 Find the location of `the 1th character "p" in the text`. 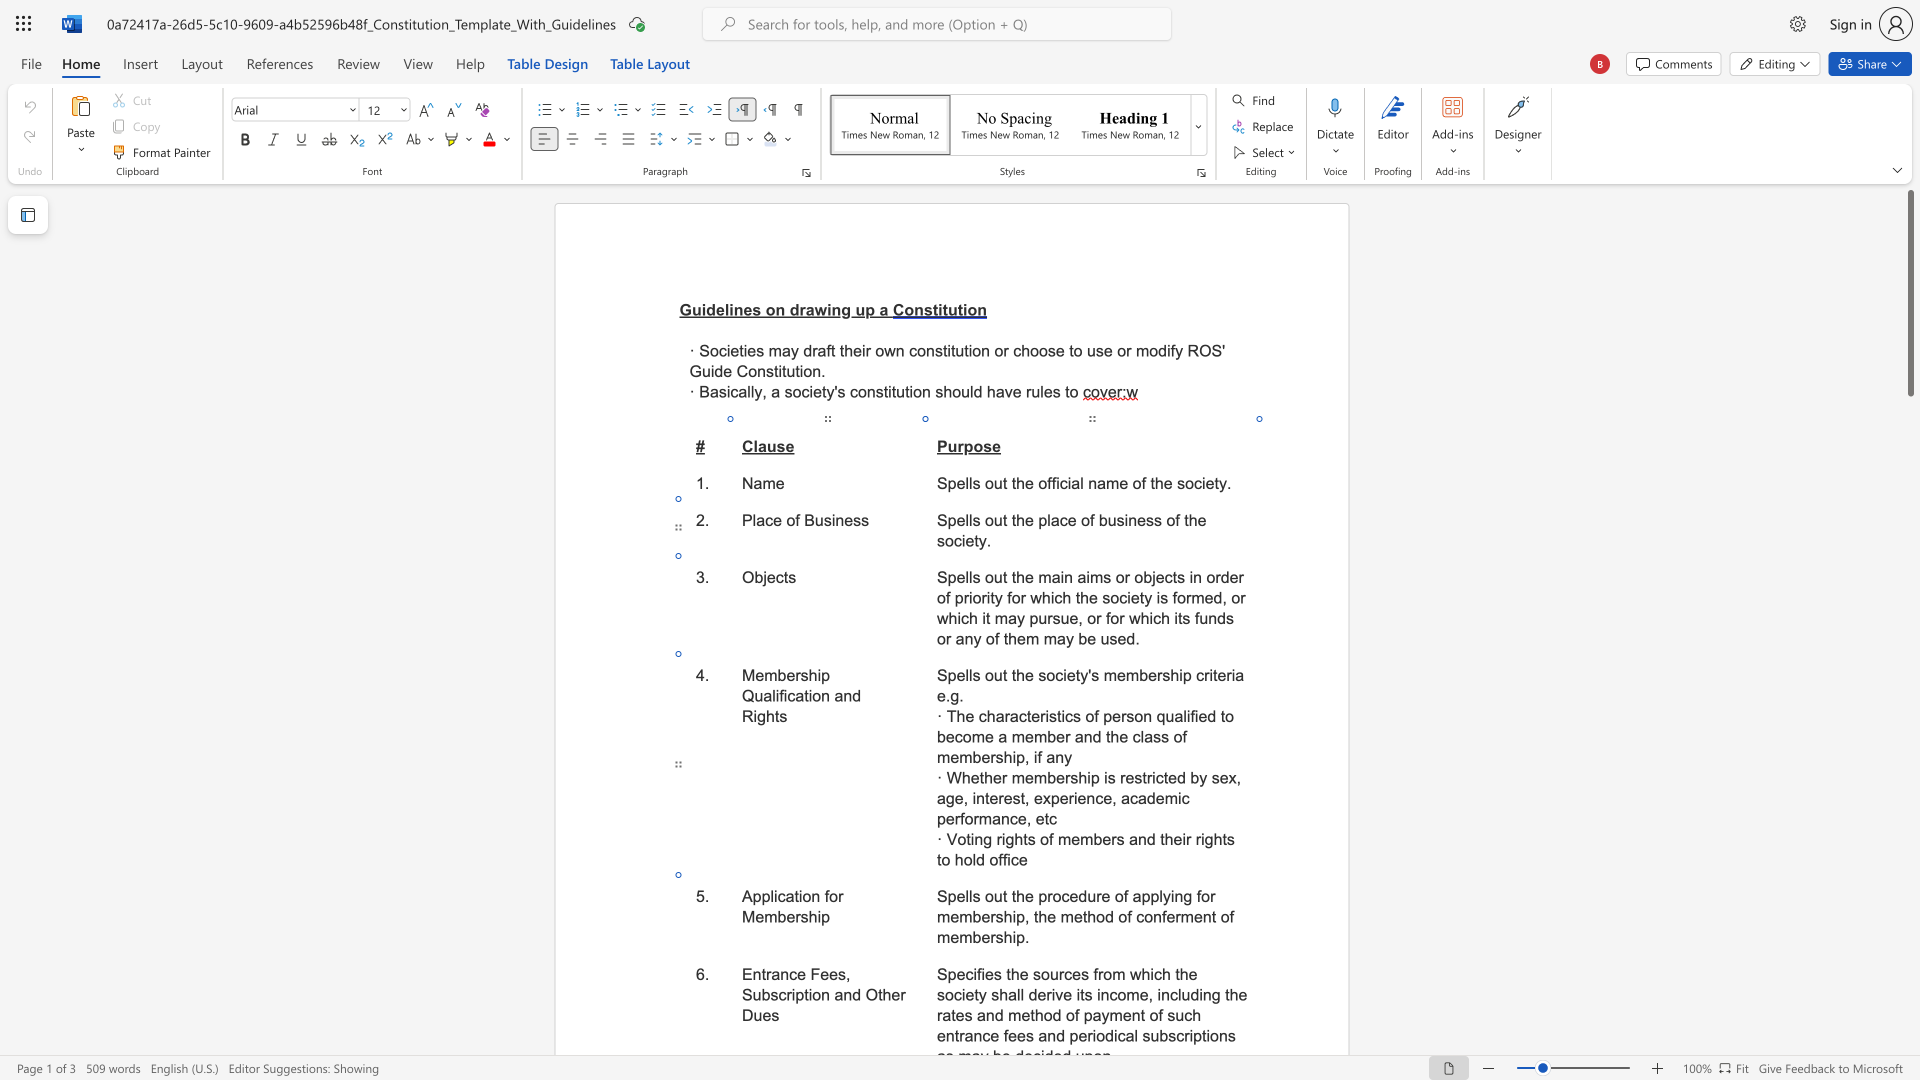

the 1th character "p" in the text is located at coordinates (951, 895).